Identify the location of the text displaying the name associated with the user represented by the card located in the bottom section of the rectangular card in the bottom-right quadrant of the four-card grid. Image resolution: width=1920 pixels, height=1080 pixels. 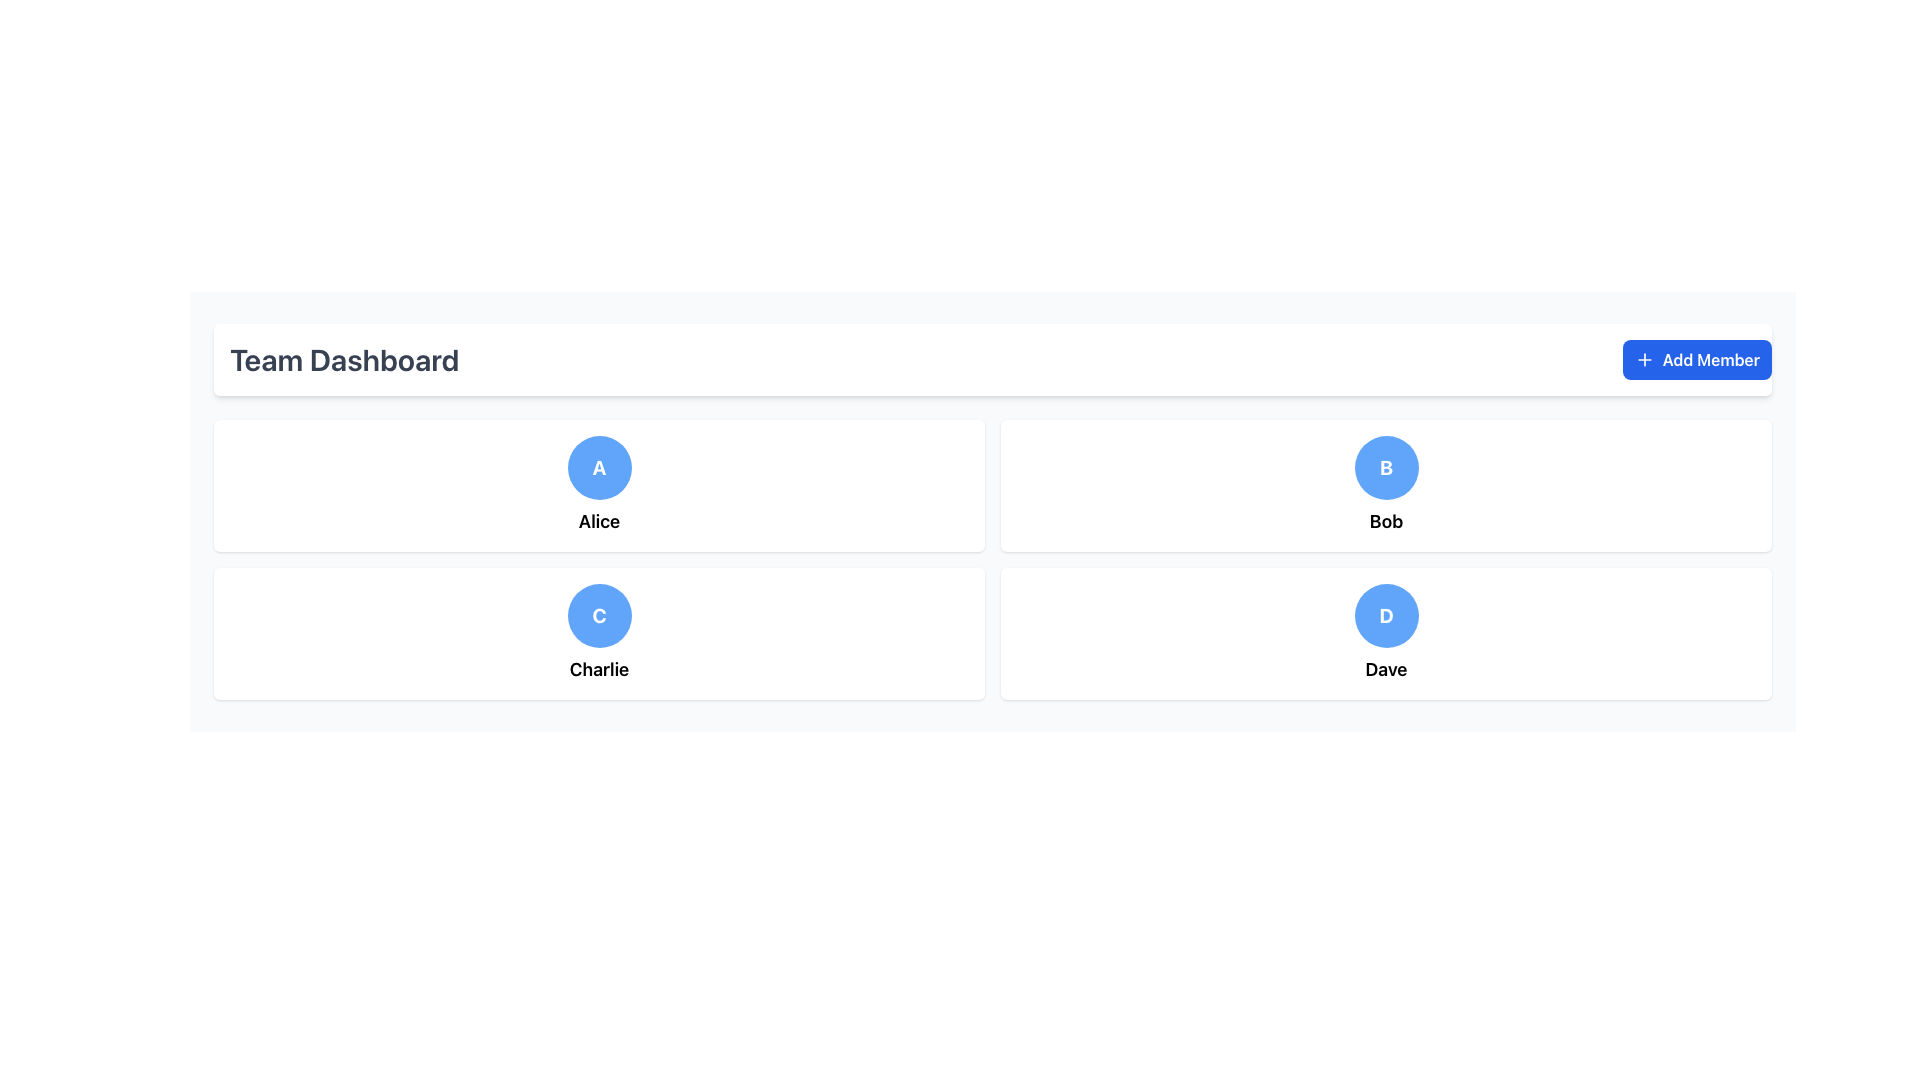
(1385, 670).